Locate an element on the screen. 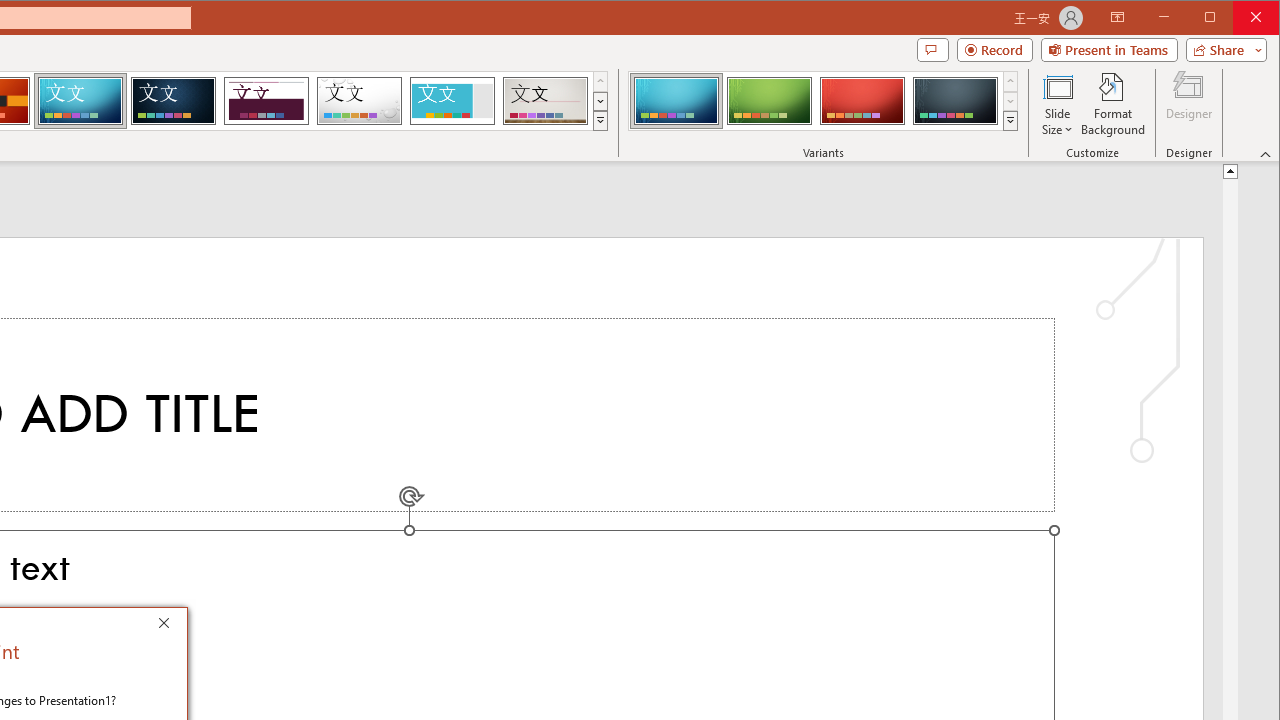 This screenshot has height=720, width=1280. 'Circuit Variant 1' is located at coordinates (676, 100).